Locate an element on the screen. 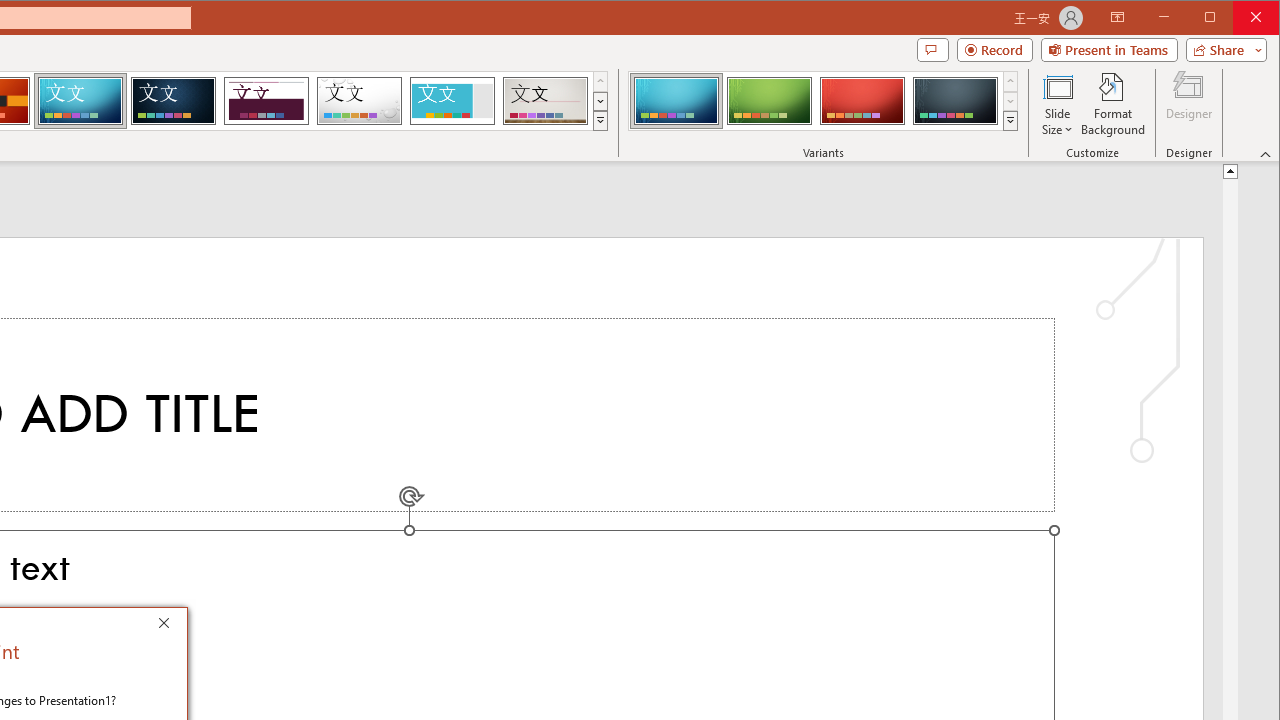 This screenshot has height=720, width=1280. 'Circuit Variant 1' is located at coordinates (676, 100).